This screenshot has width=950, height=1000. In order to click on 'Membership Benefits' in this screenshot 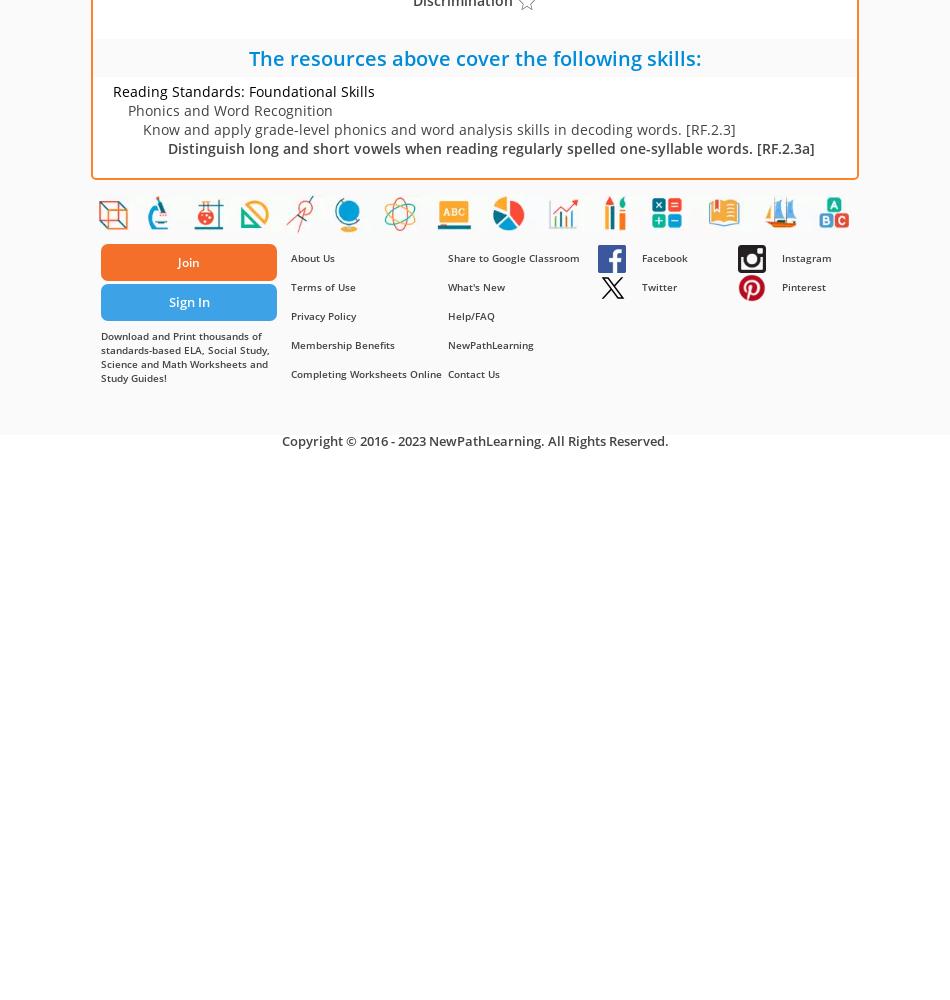, I will do `click(342, 344)`.